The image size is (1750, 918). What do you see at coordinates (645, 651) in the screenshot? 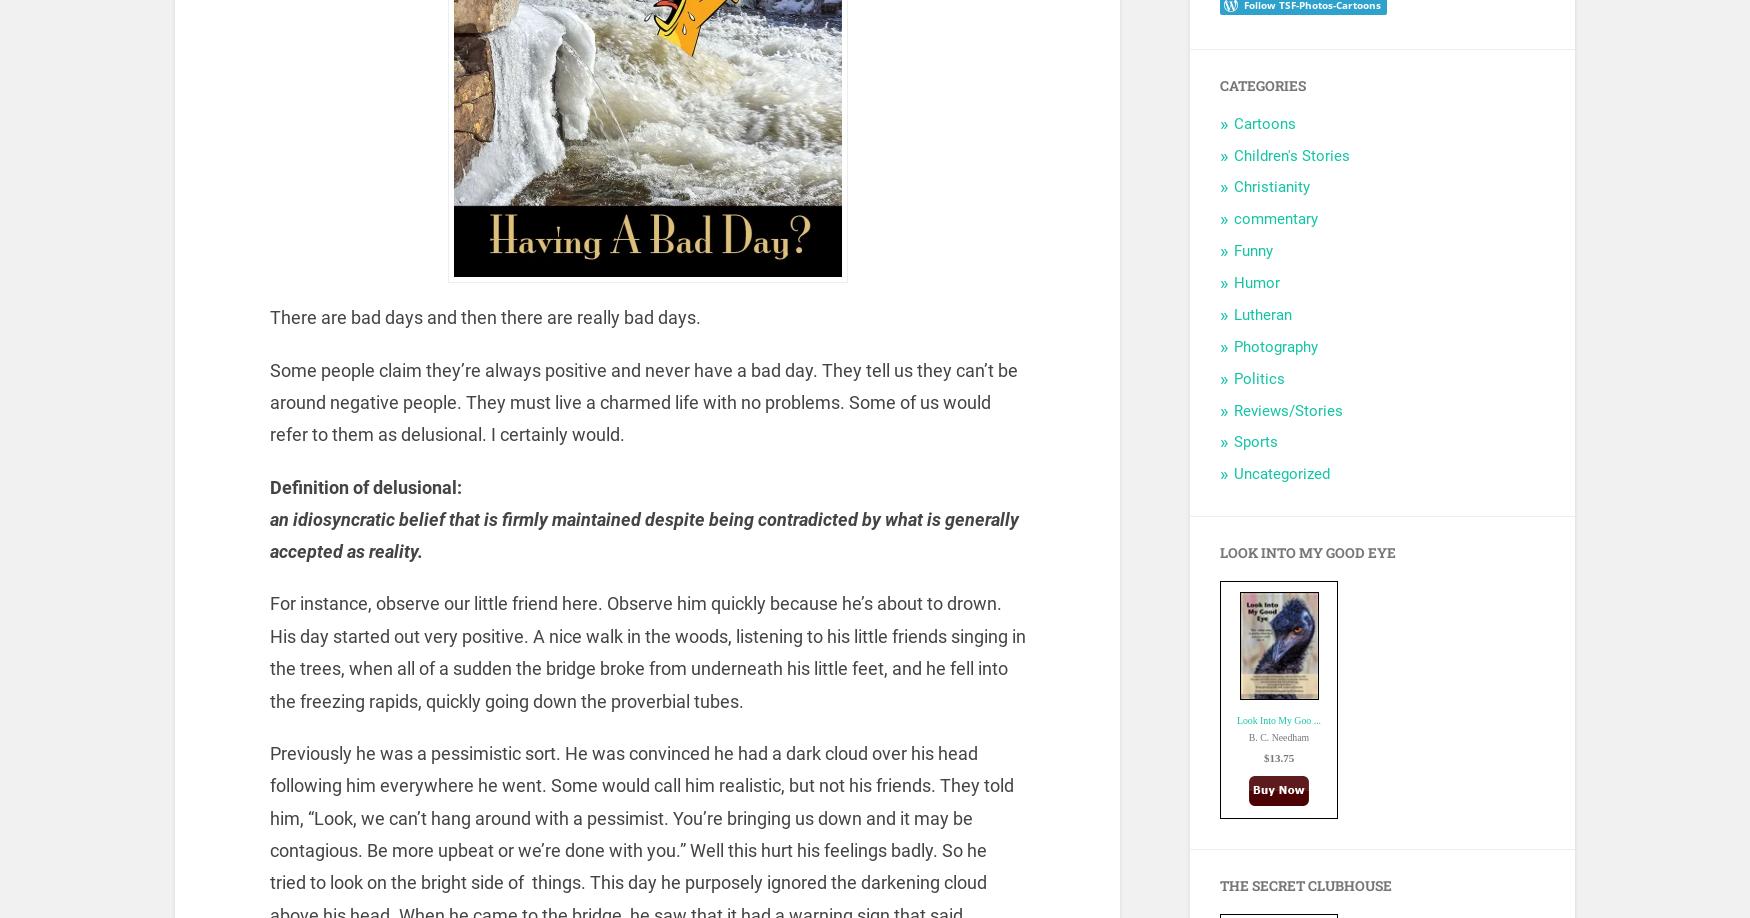
I see `'For instance, observe our little friend here. Observe him quickly because he’s about to drown. His day started out very positive. A nice walk in the woods, listening to his little friends singing in the trees, when all of a sudden the bridge broke from underneath his little feet, and he fell into the freezing rapids, quickly going down the proverbial tubes.'` at bounding box center [645, 651].